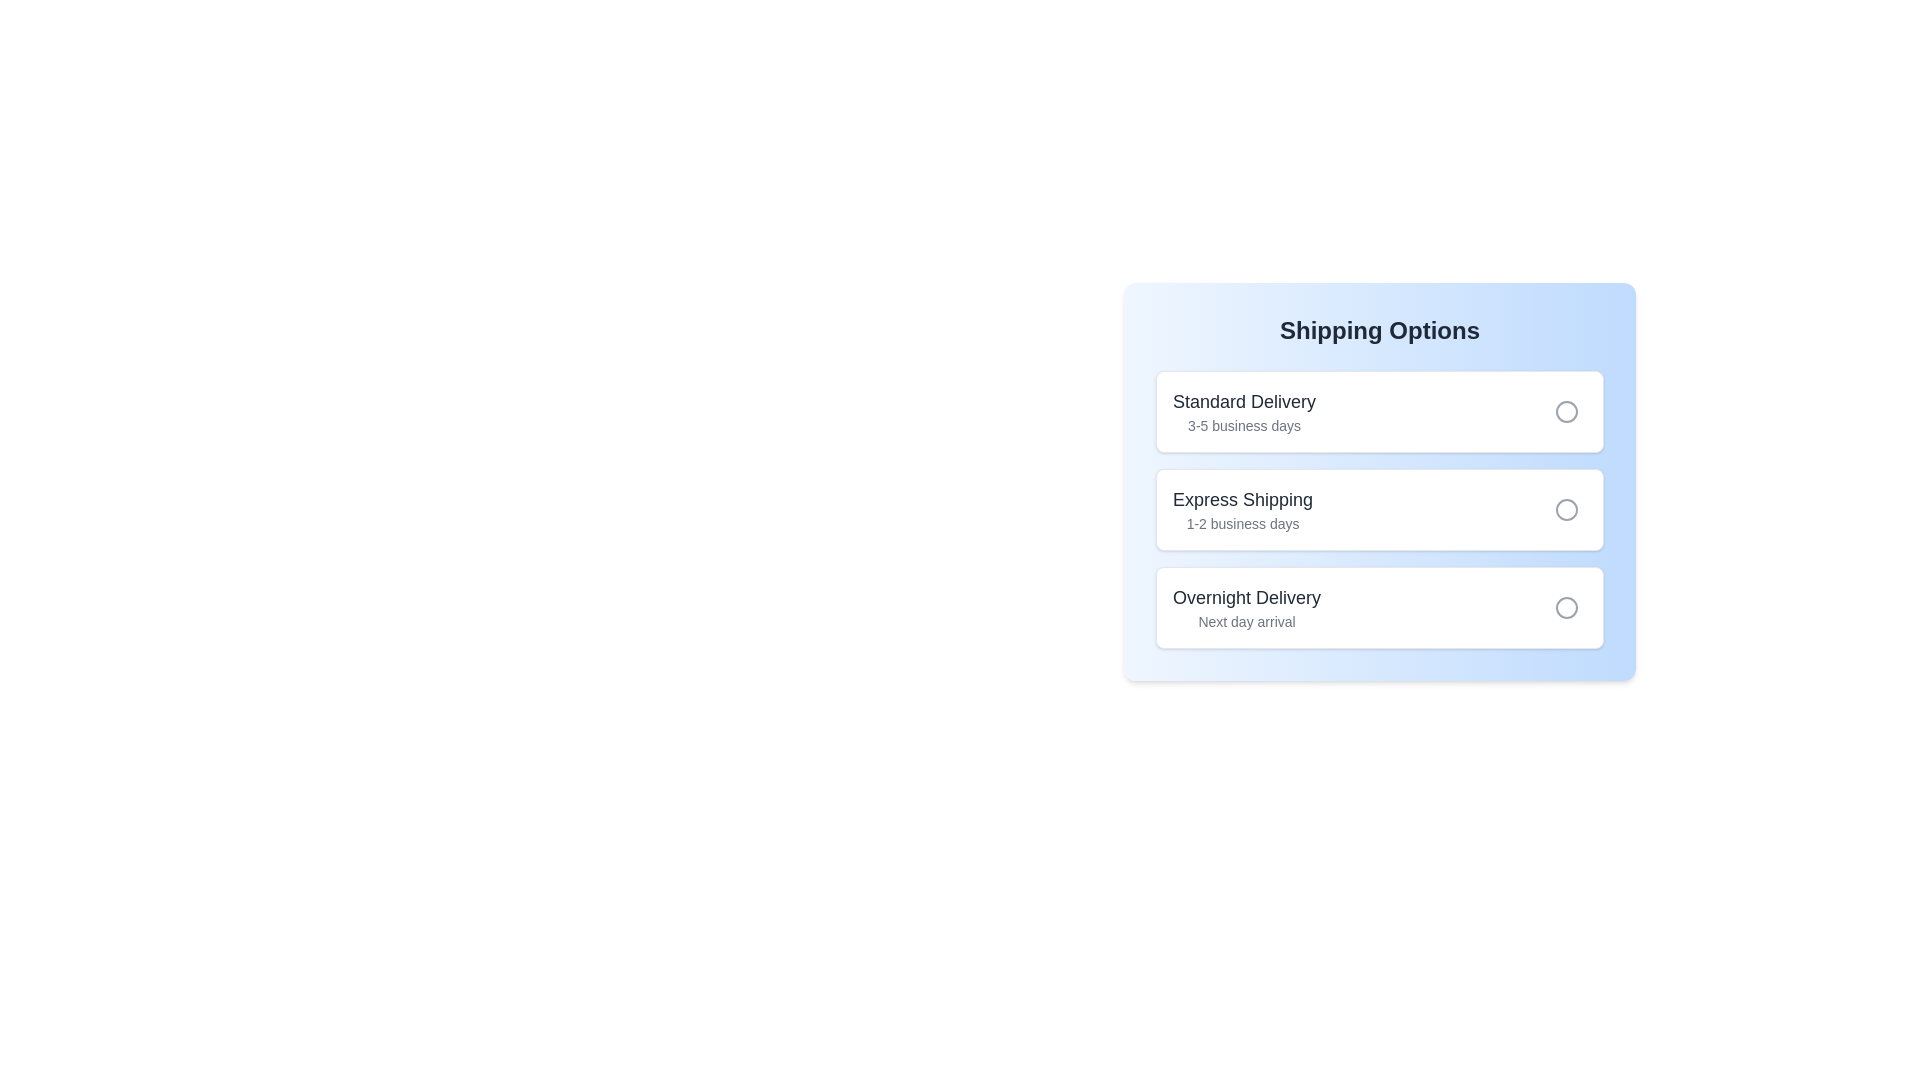 The width and height of the screenshot is (1920, 1080). I want to click on the circular selection indicator on the 'Express Shipping' option in the list to choose this shipping method, so click(1379, 508).